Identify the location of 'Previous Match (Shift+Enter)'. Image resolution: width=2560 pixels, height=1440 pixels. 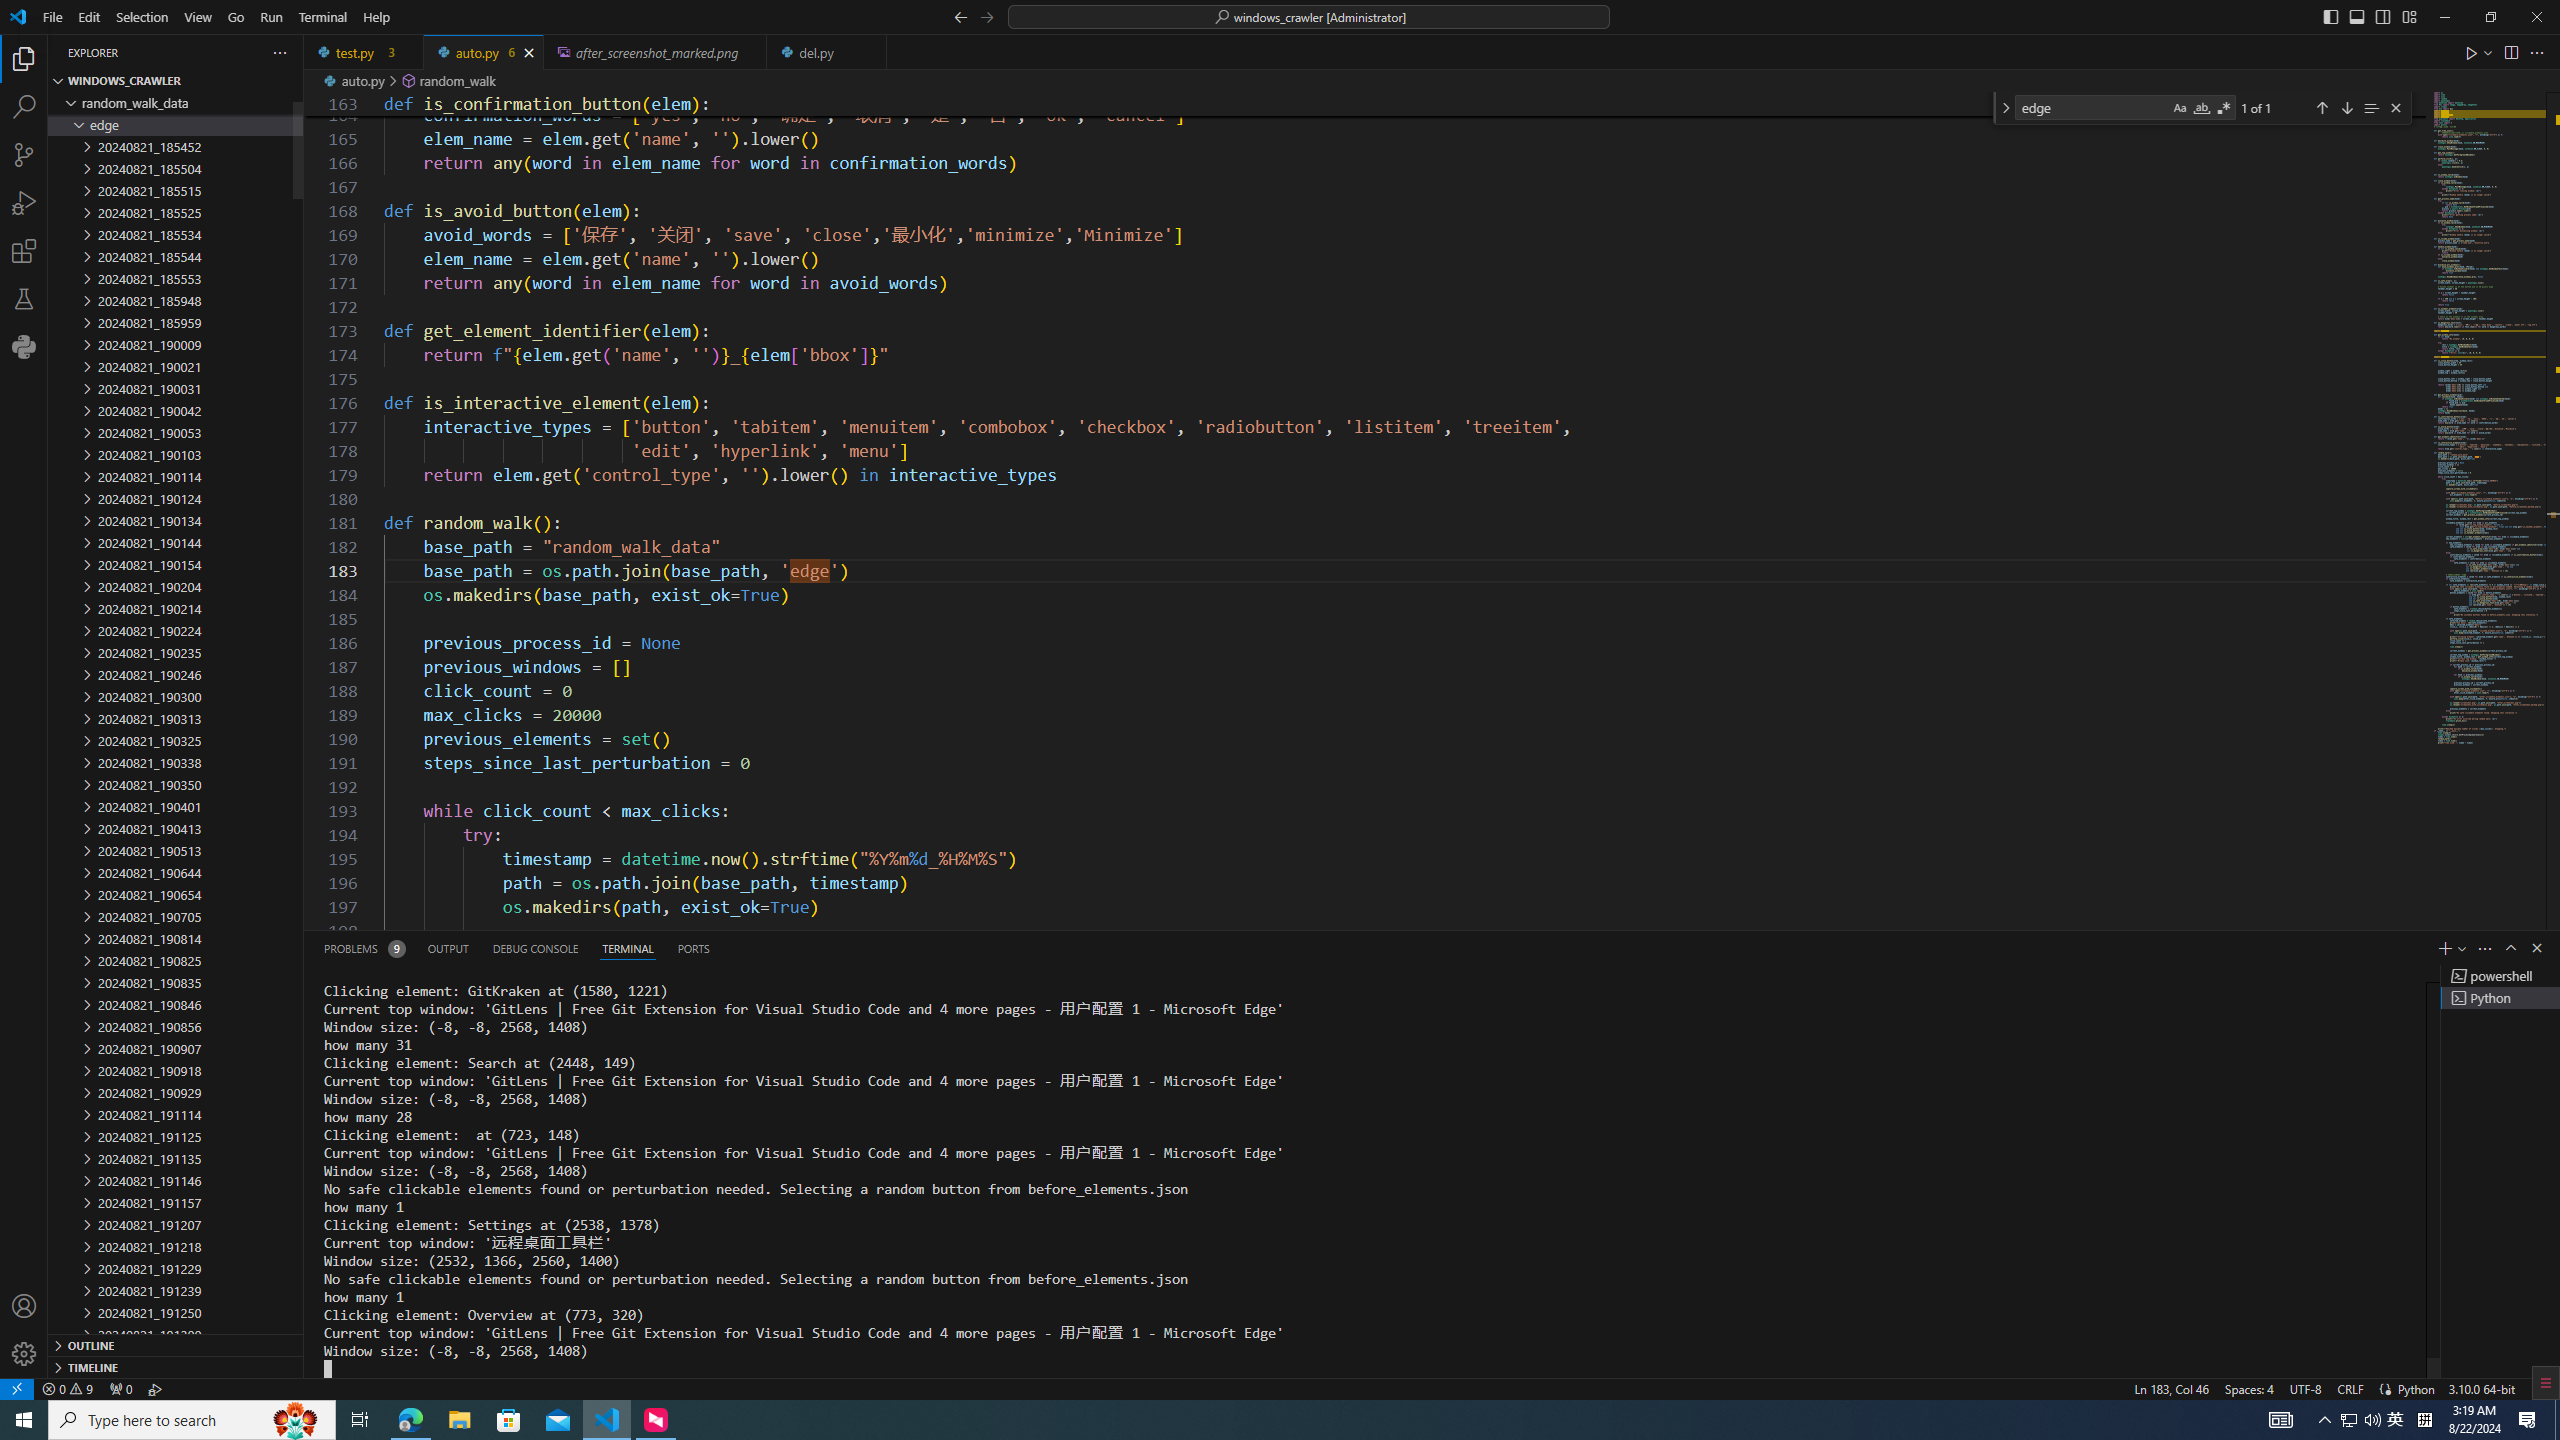
(2320, 107).